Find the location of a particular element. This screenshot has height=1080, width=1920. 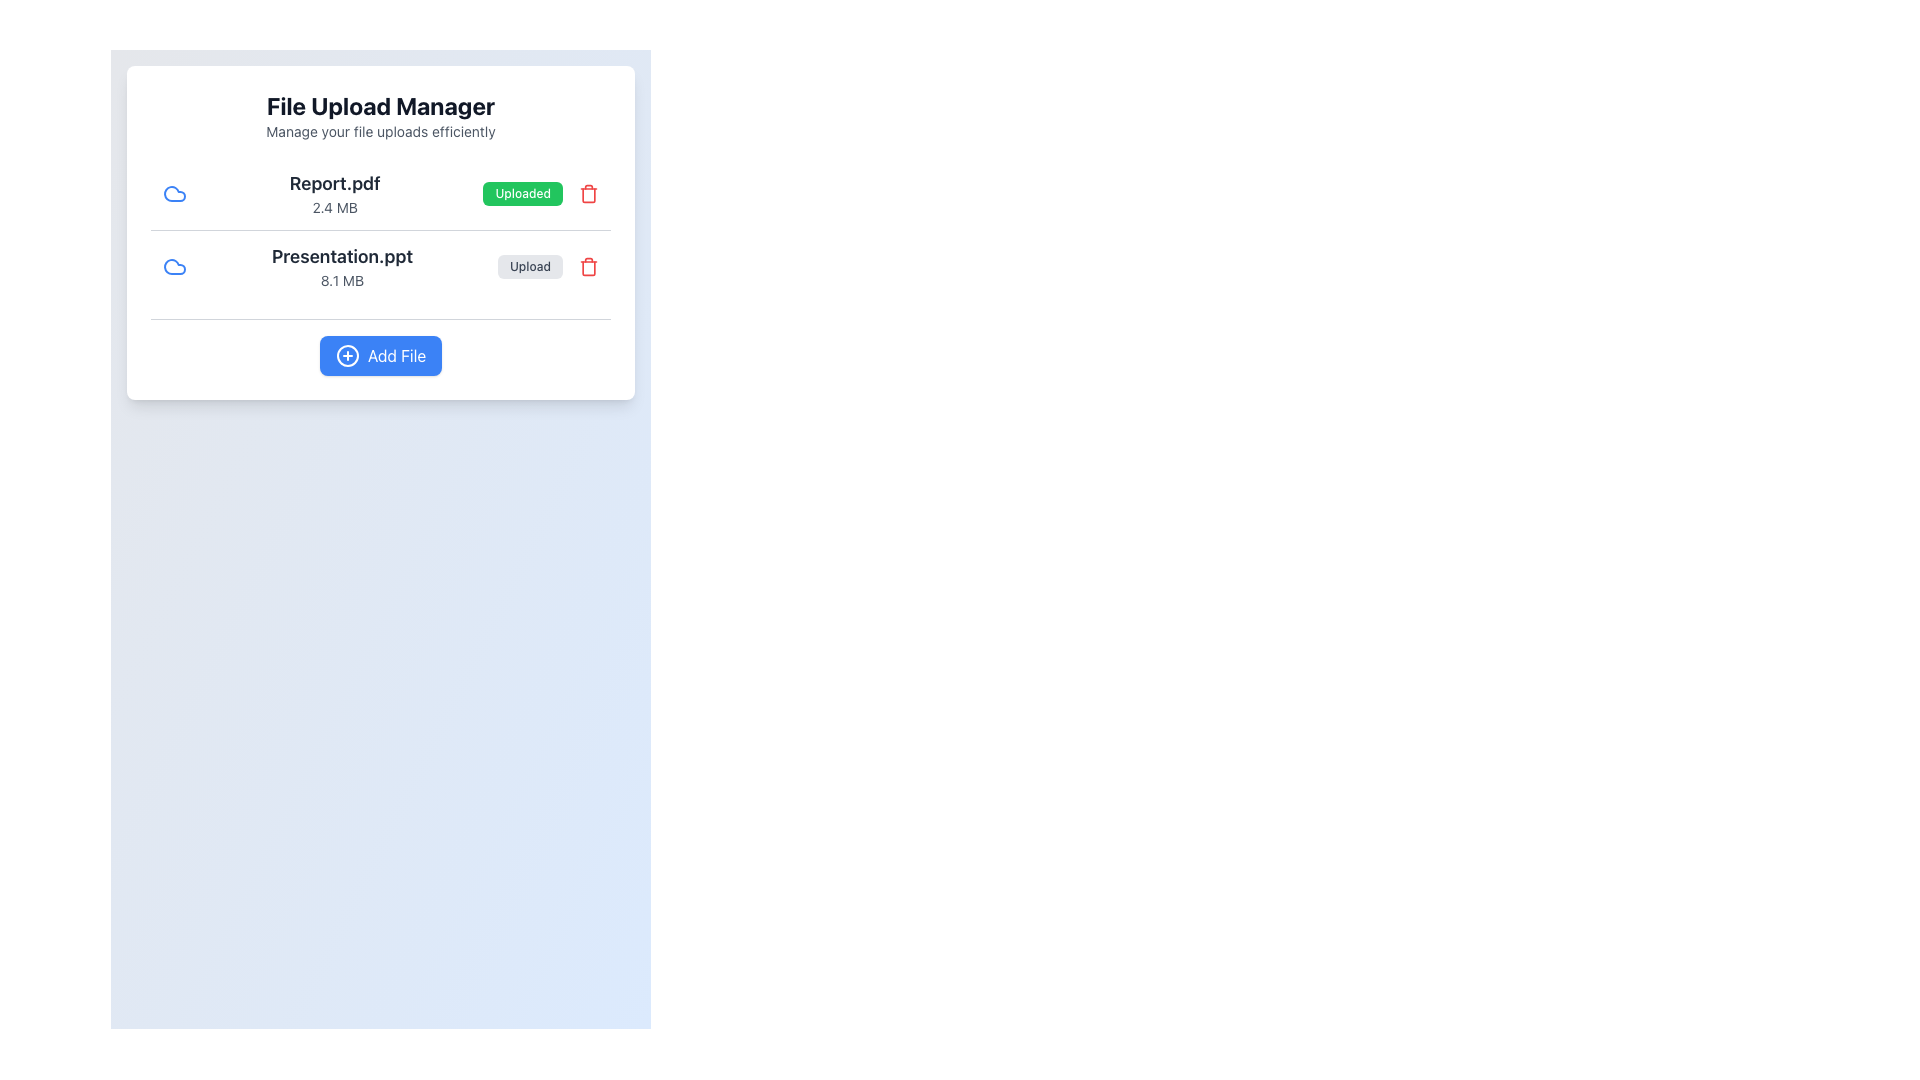

the static label displaying the file size '2.4 MB' located directly below the filename 'Report.pdf' in the 'File Upload Manager' interface is located at coordinates (335, 208).